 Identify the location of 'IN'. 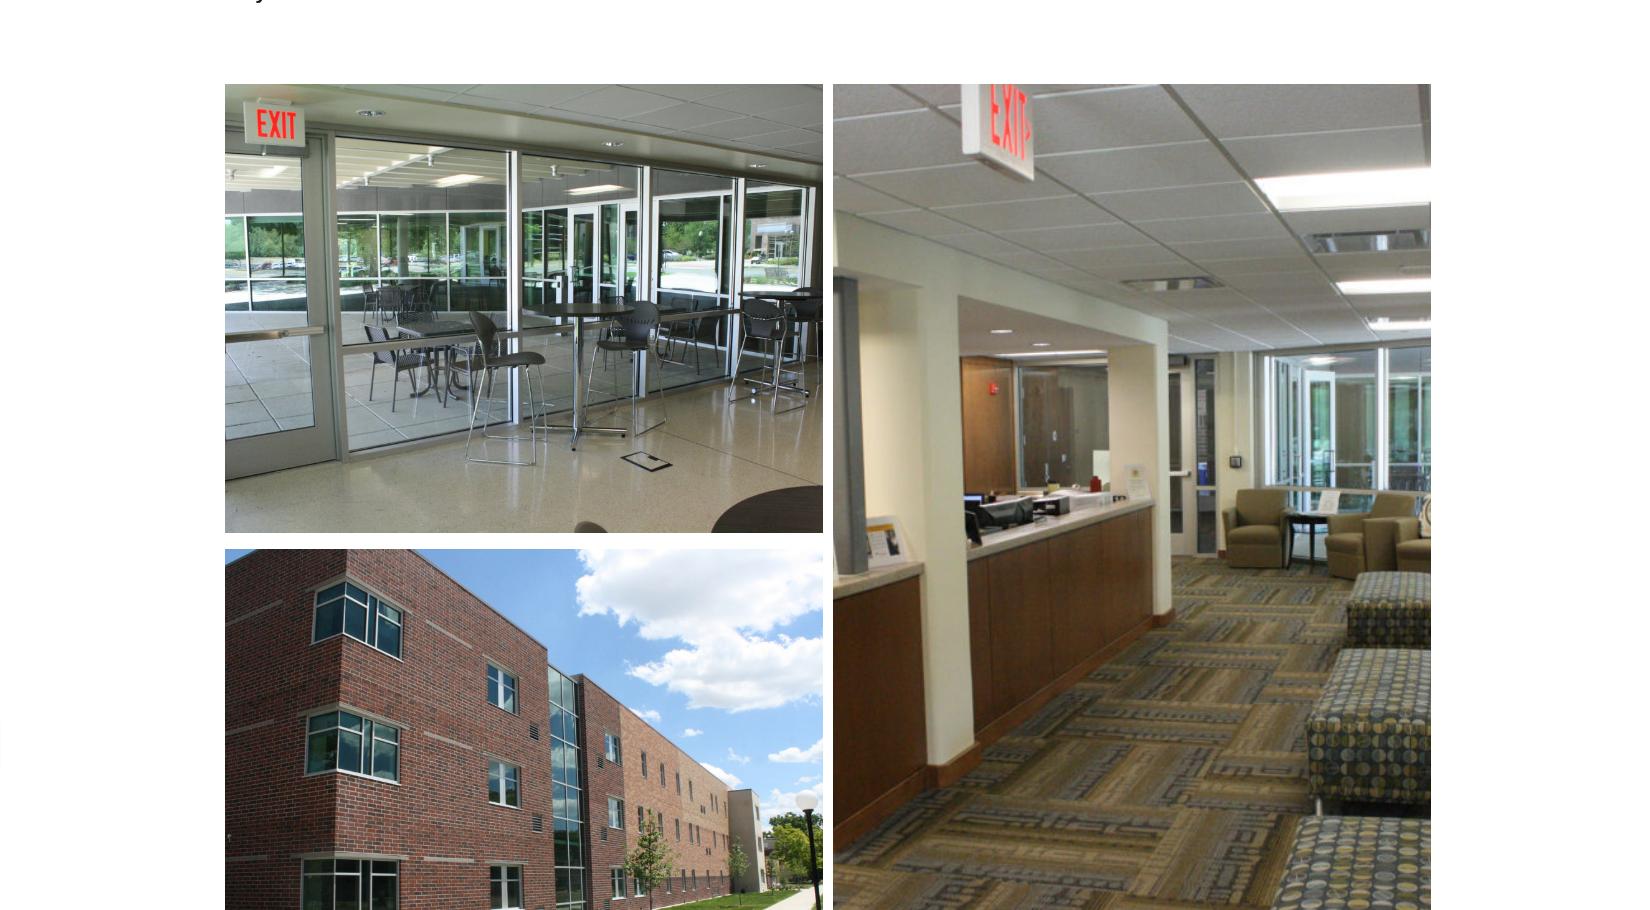
(1136, 713).